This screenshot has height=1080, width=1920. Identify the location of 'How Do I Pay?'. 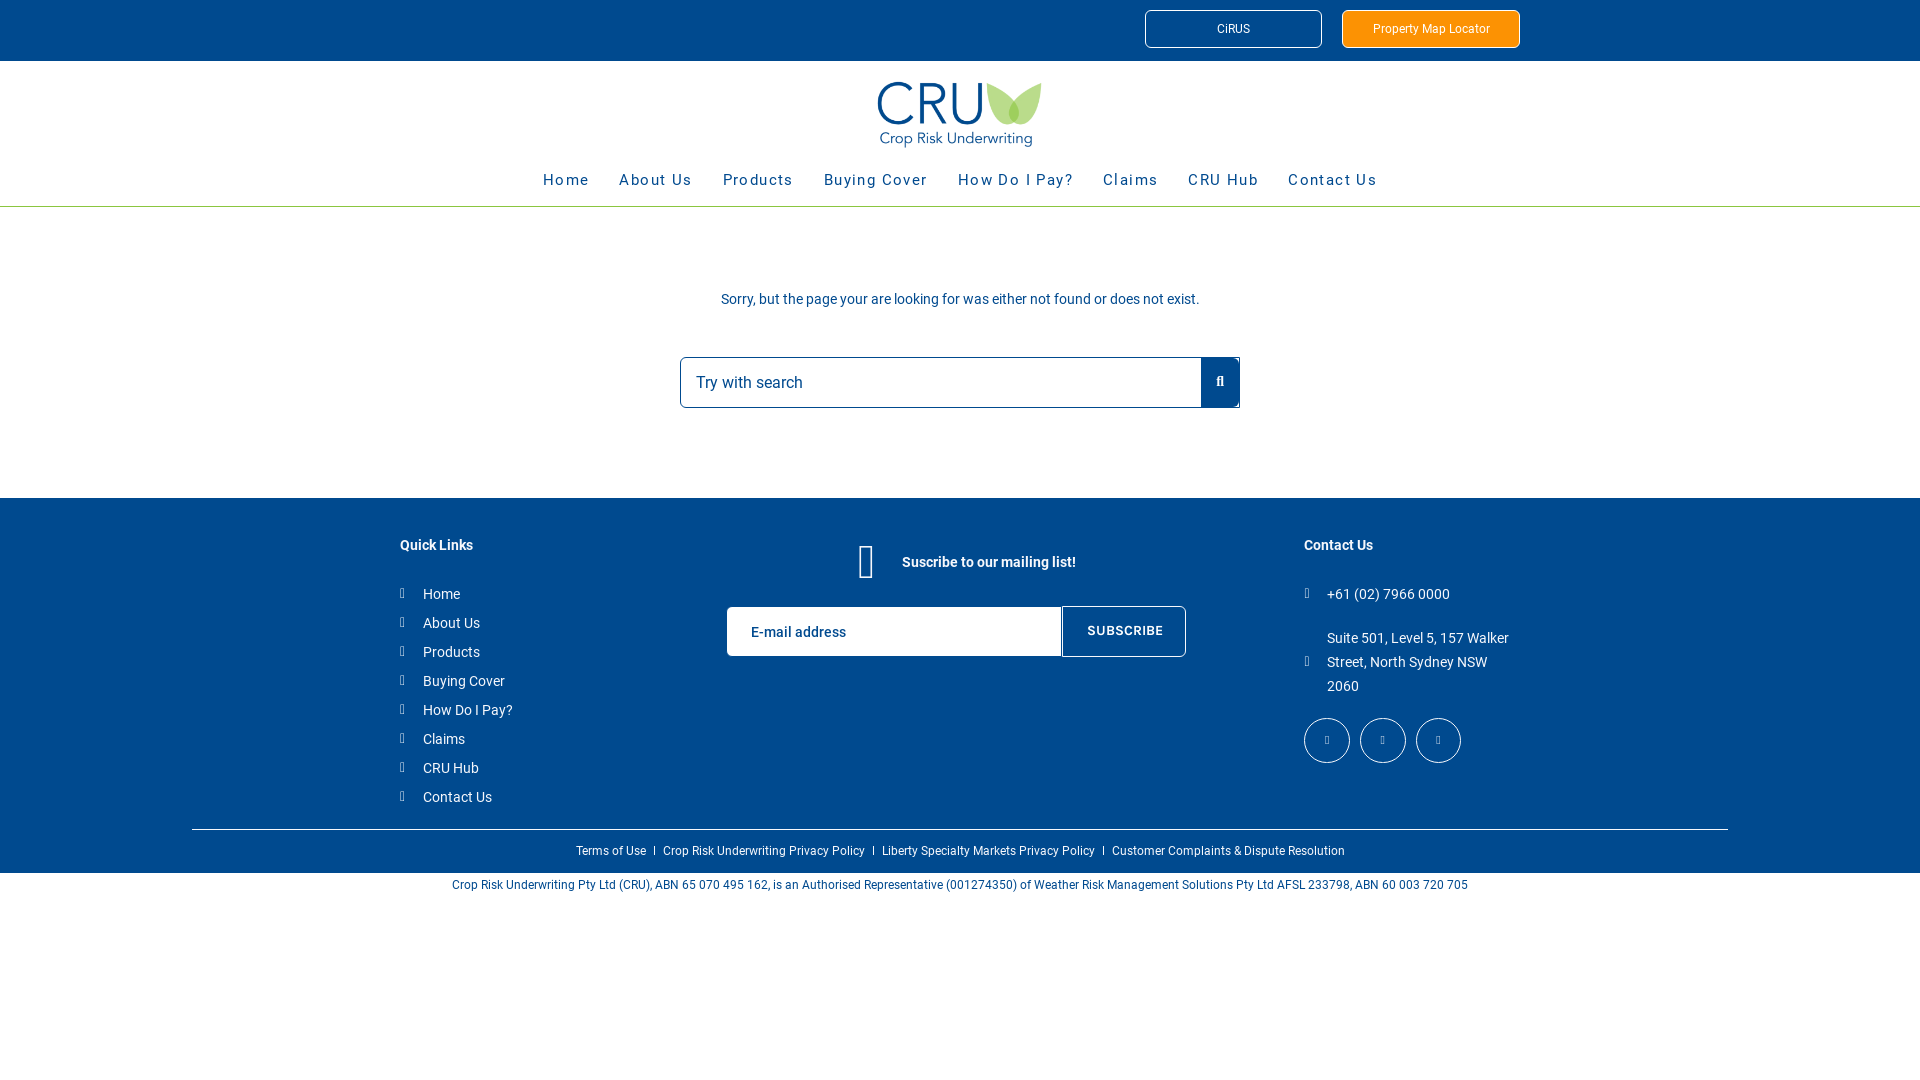
(1015, 188).